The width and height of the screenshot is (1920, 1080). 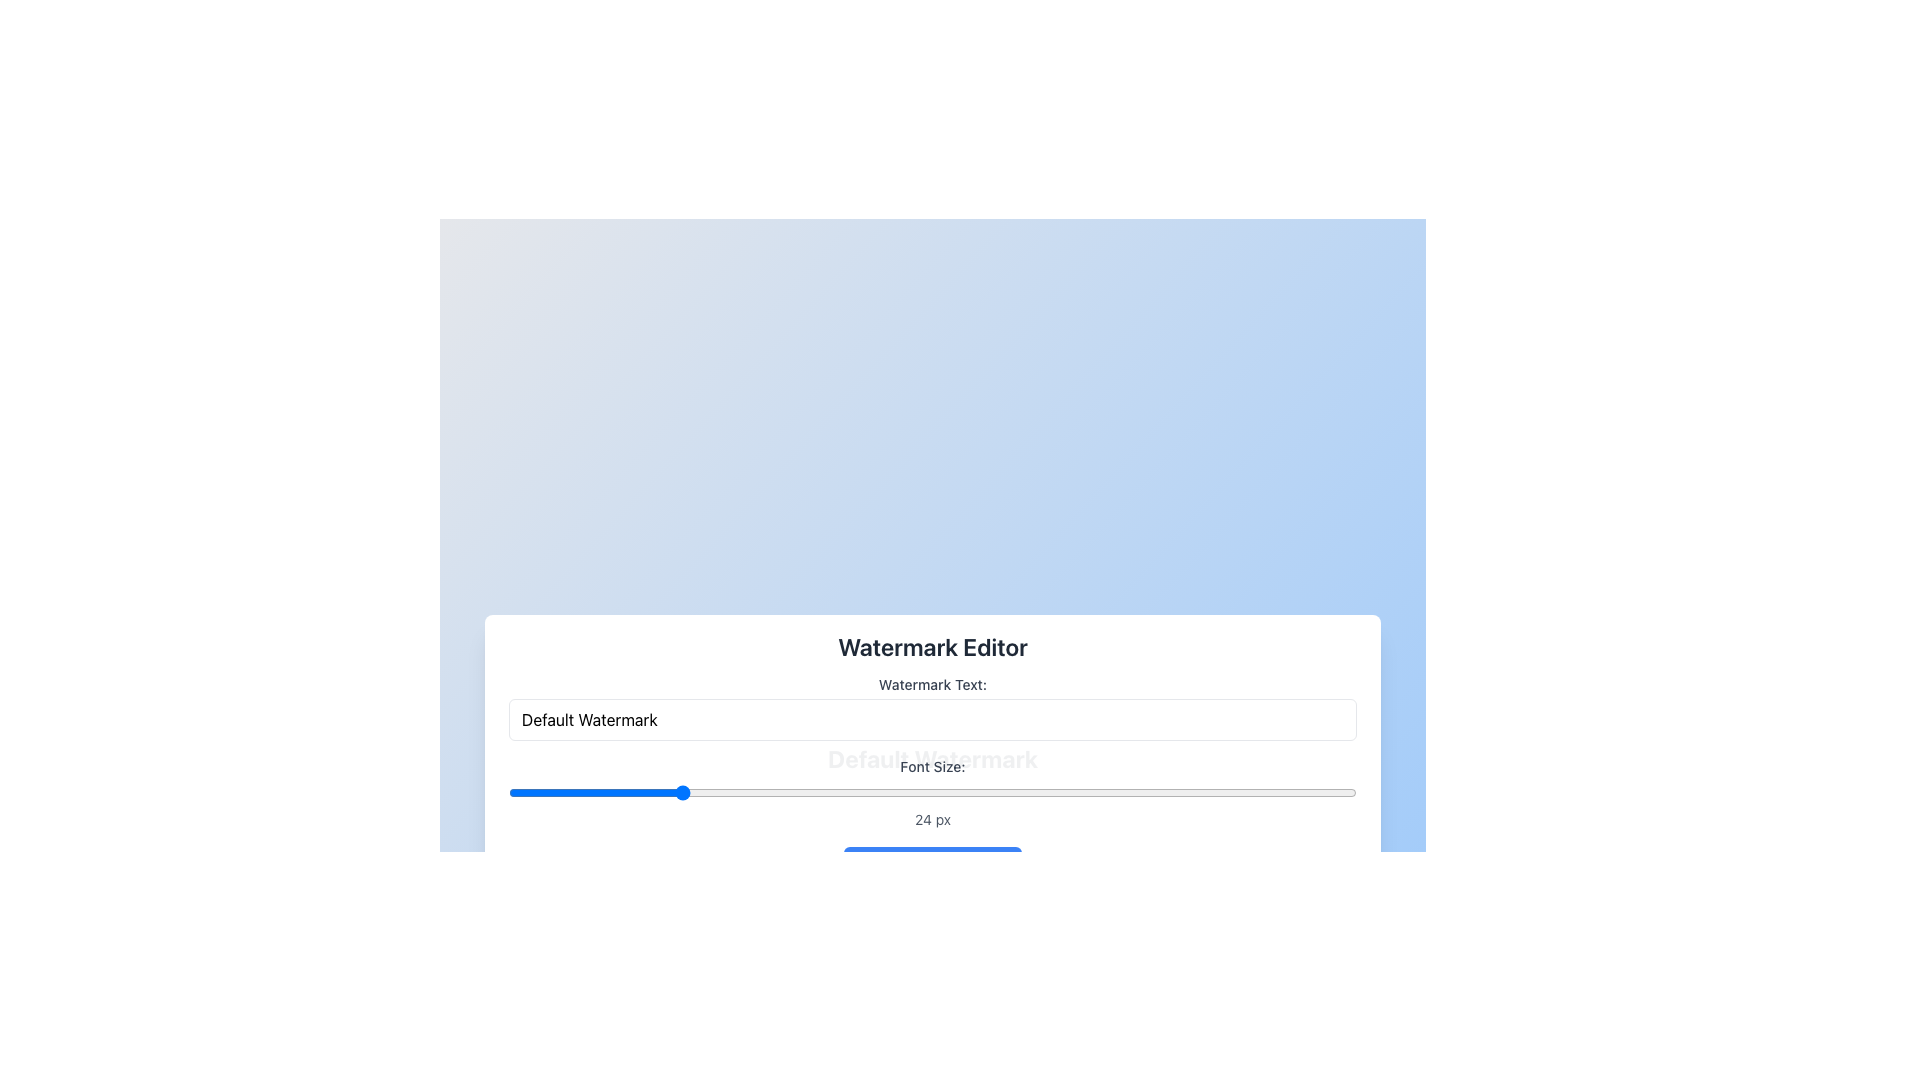 What do you see at coordinates (931, 684) in the screenshot?
I see `the Text Label that indicates the function of the input field for entering watermark text, located near the top center of the interface` at bounding box center [931, 684].